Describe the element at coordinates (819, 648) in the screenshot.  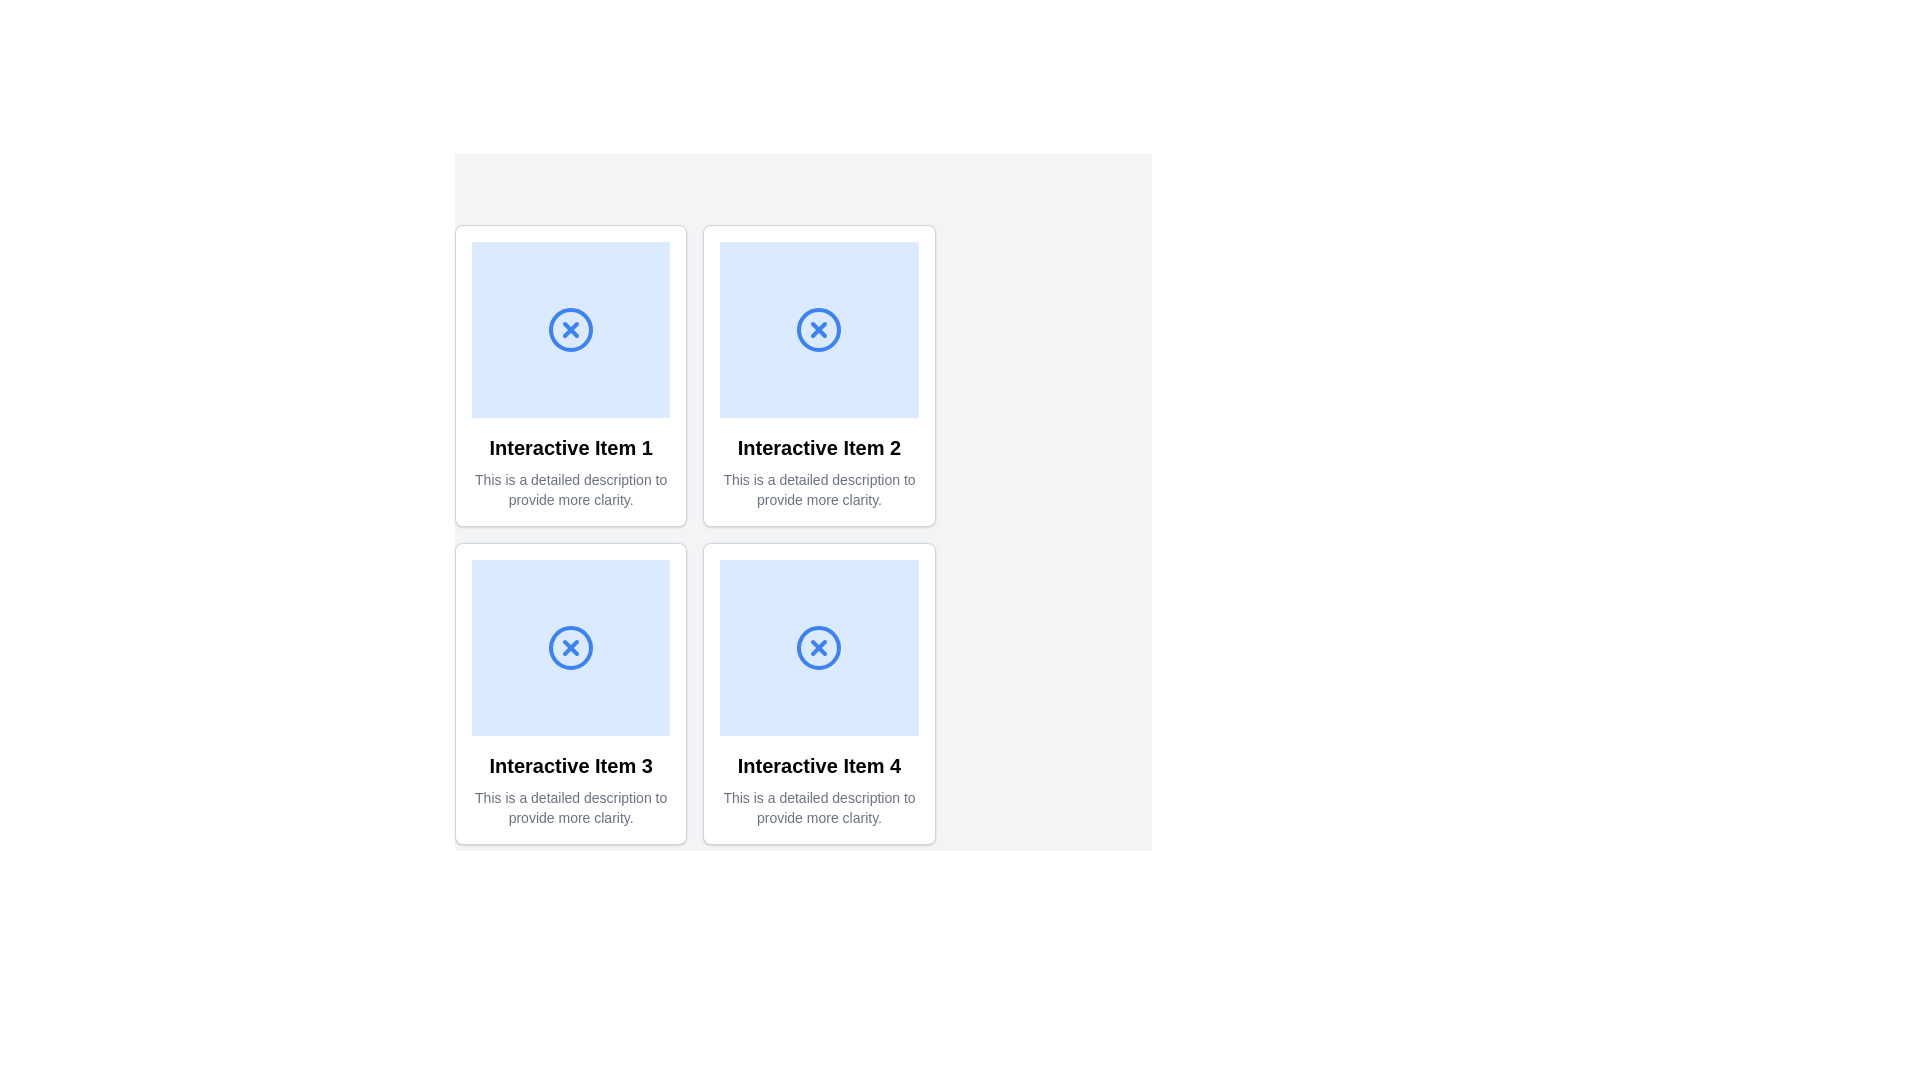
I see `the 'close' or 'cancel' SVG icon located at the top of the 'Interactive Item 4' grid card, which is styled as a decorative or status indicator` at that location.